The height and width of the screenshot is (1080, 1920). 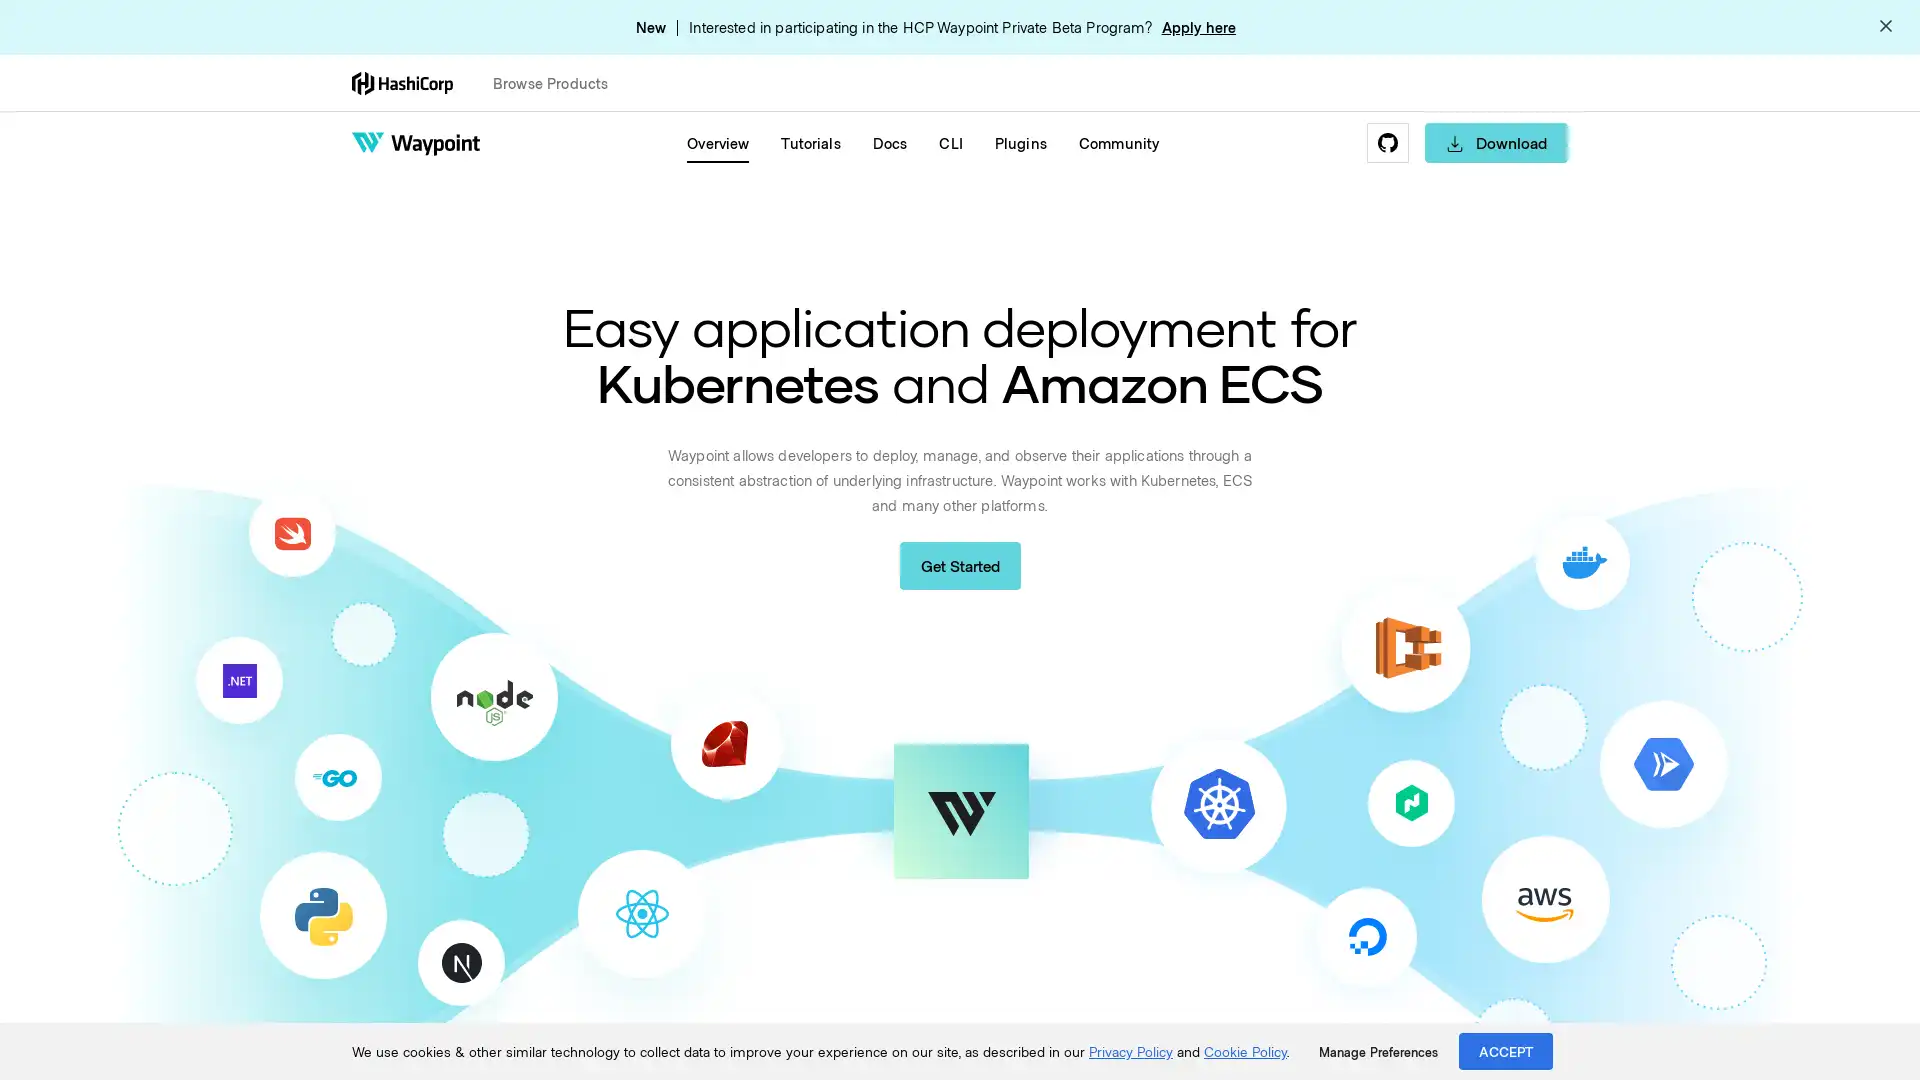 I want to click on Manage Preferences, so click(x=1377, y=1051).